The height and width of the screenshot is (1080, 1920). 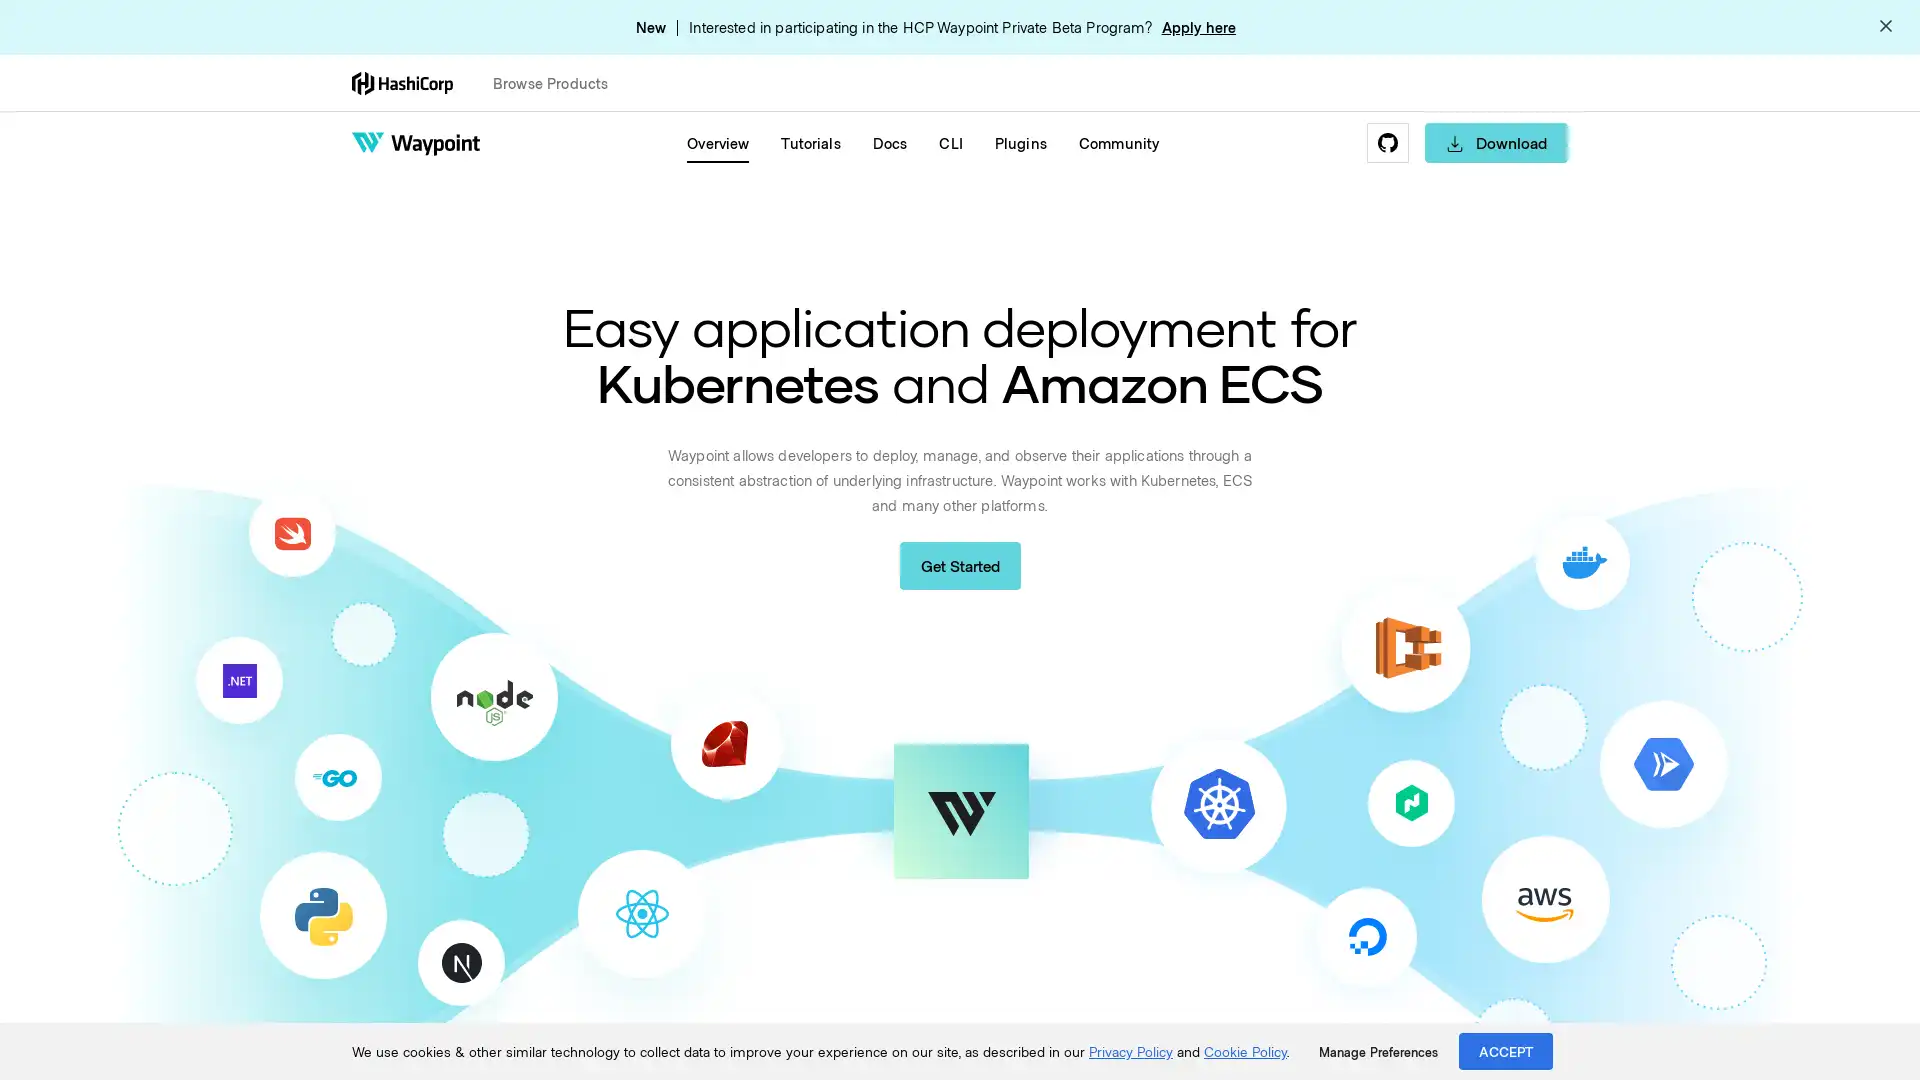 I want to click on Manage Preferences, so click(x=1377, y=1051).